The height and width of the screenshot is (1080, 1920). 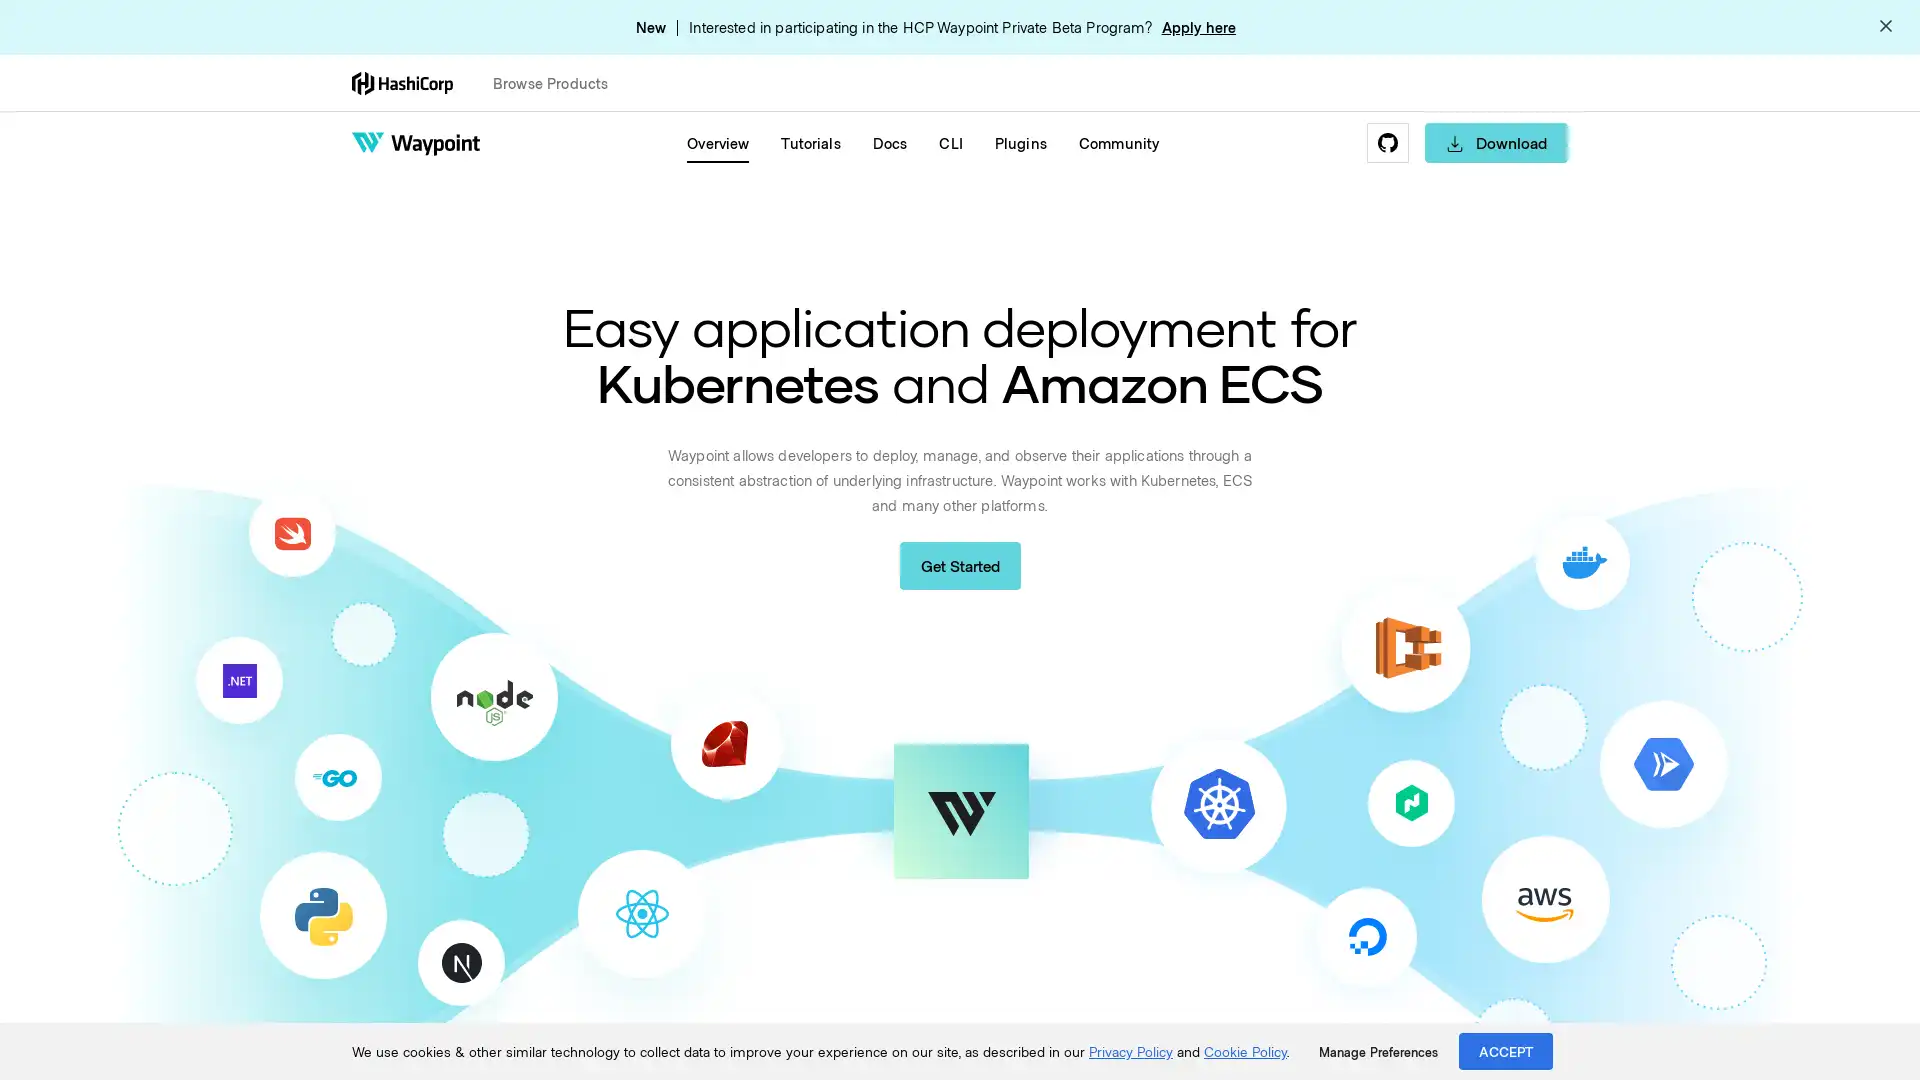 I want to click on Manage Preferences, so click(x=1377, y=1051).